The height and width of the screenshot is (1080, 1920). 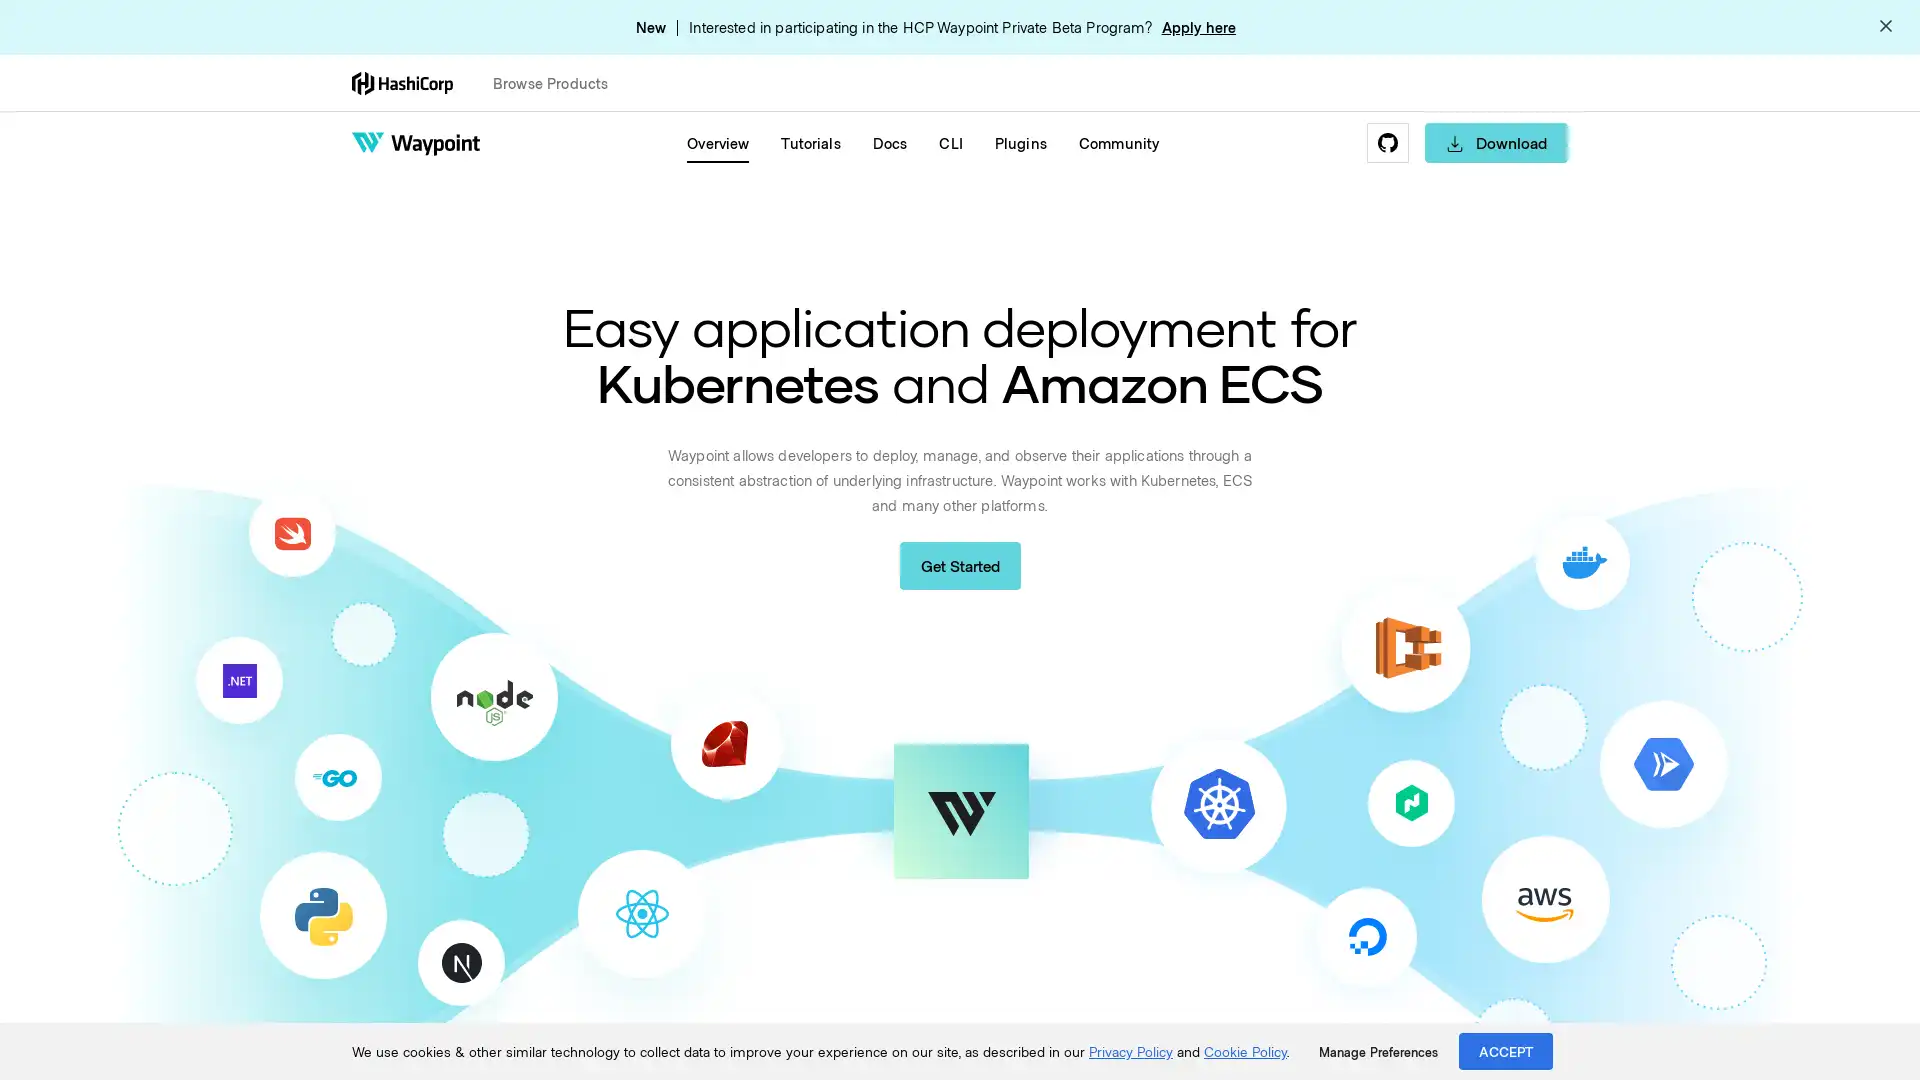 I want to click on Manage Preferences, so click(x=1377, y=1051).